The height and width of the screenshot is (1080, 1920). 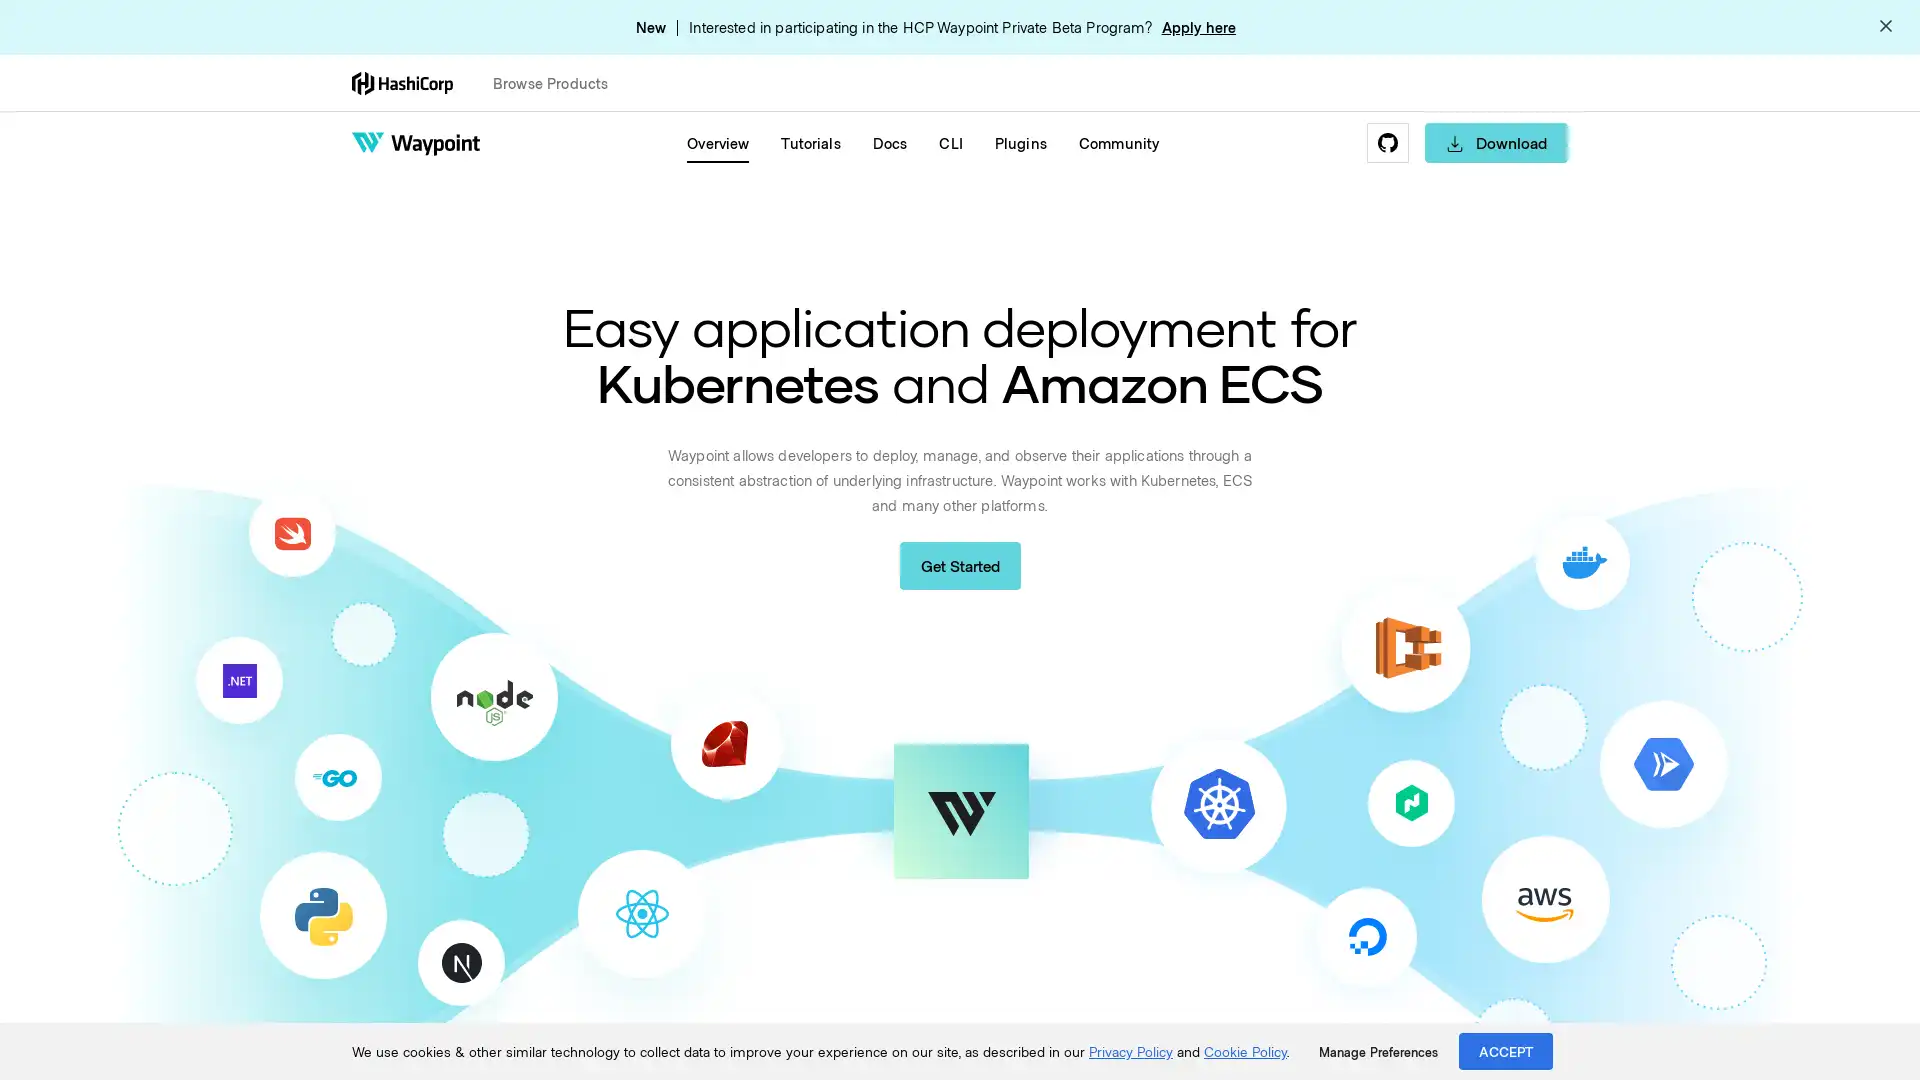 I want to click on Manage Preferences, so click(x=1377, y=1051).